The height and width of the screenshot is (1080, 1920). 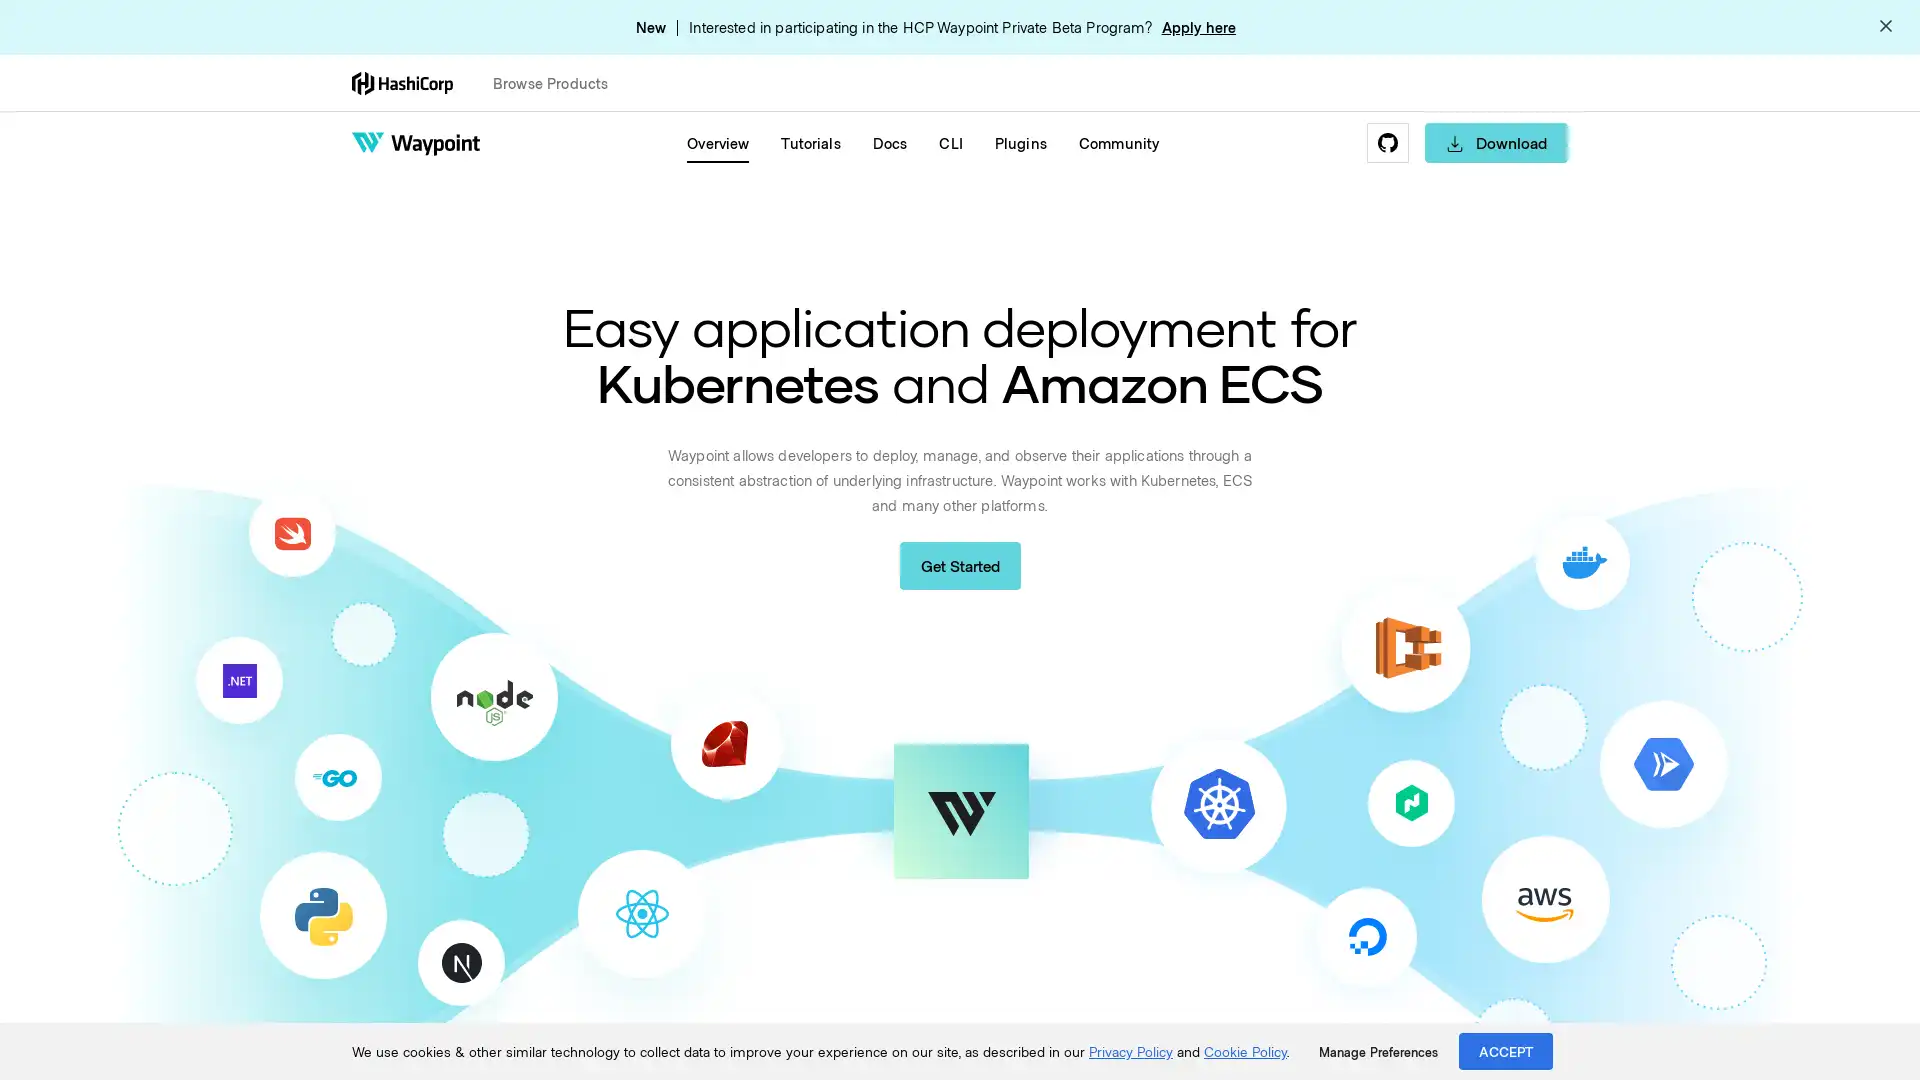 I want to click on Manage Preferences, so click(x=1377, y=1051).